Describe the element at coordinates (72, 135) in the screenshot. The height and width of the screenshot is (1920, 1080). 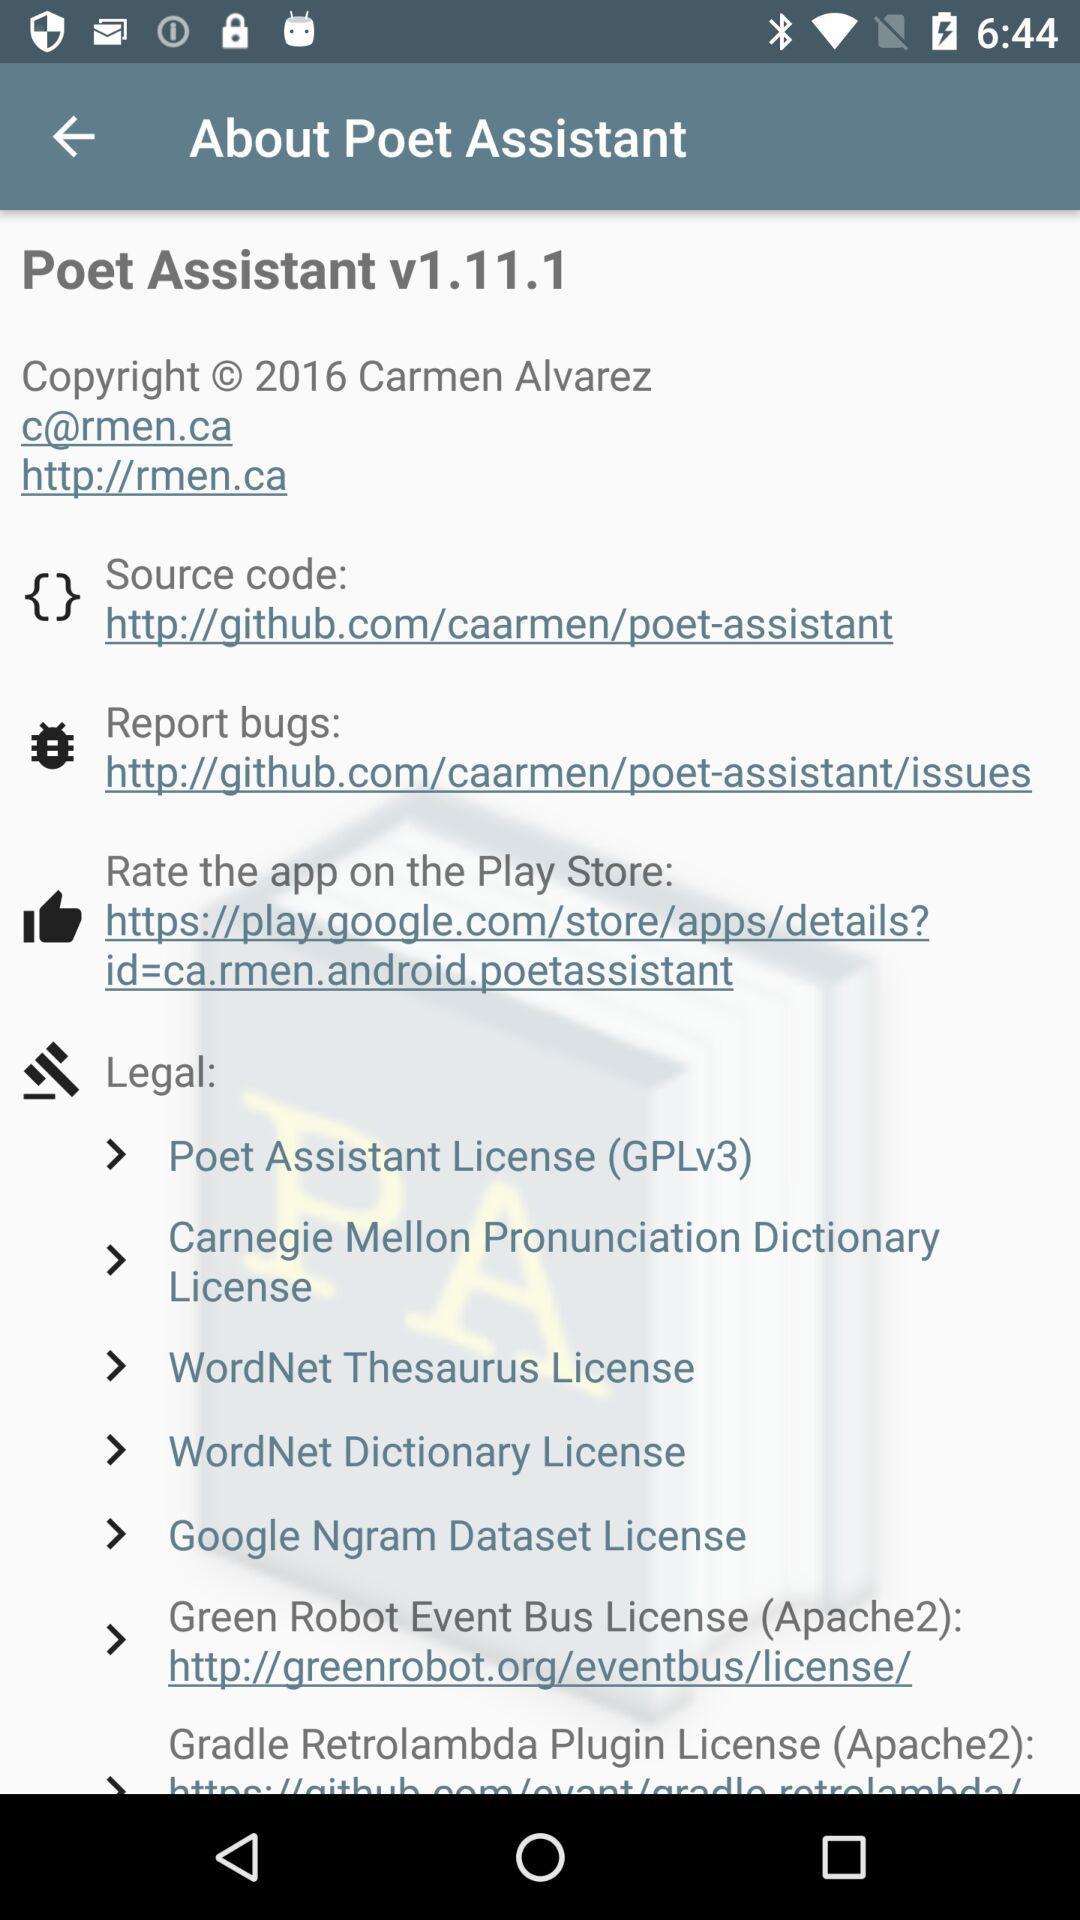
I see `icon to the left of the about poet assistant icon` at that location.